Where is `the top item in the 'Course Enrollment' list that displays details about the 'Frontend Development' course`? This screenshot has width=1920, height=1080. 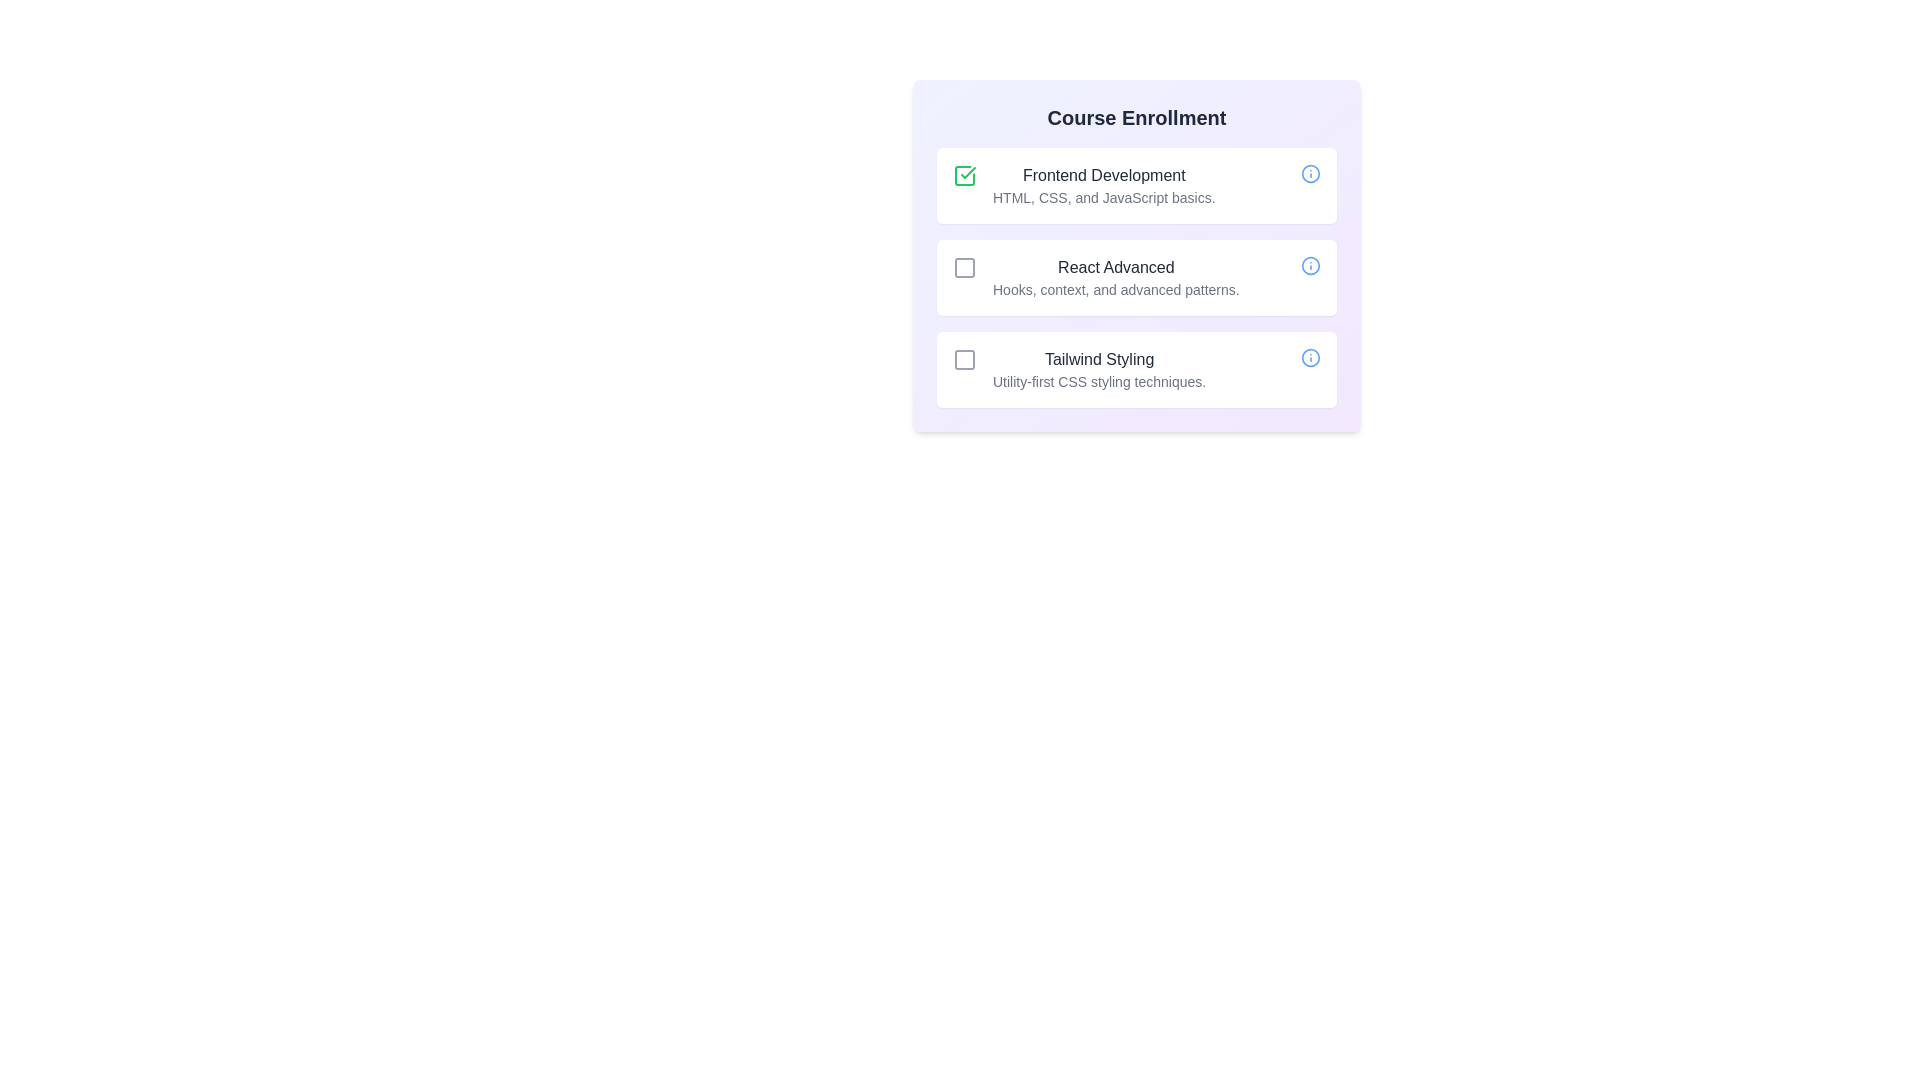
the top item in the 'Course Enrollment' list that displays details about the 'Frontend Development' course is located at coordinates (1103, 185).